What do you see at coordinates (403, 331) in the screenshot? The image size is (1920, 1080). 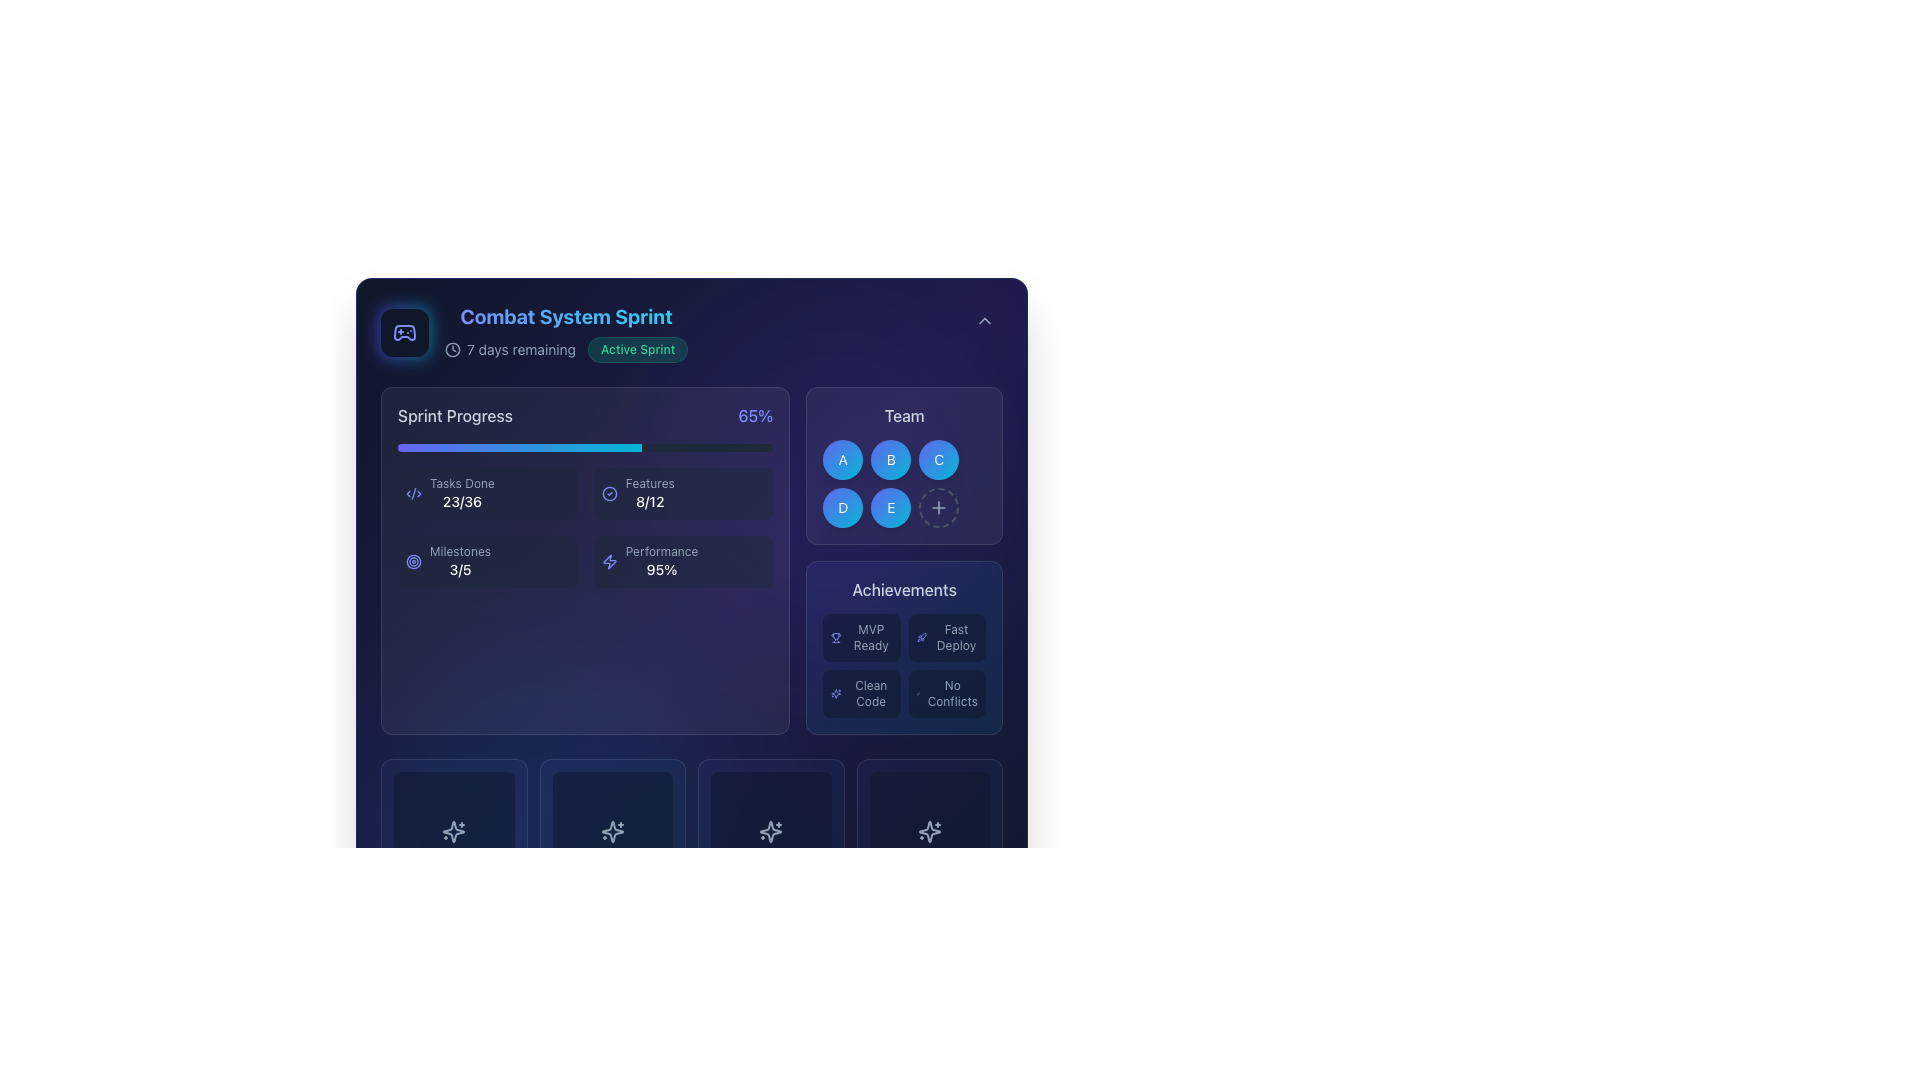 I see `the decorative gaming icon located in the top-left section of the user interface, which is part of a box with slightly rounded corners, positioned next to a labeled title` at bounding box center [403, 331].